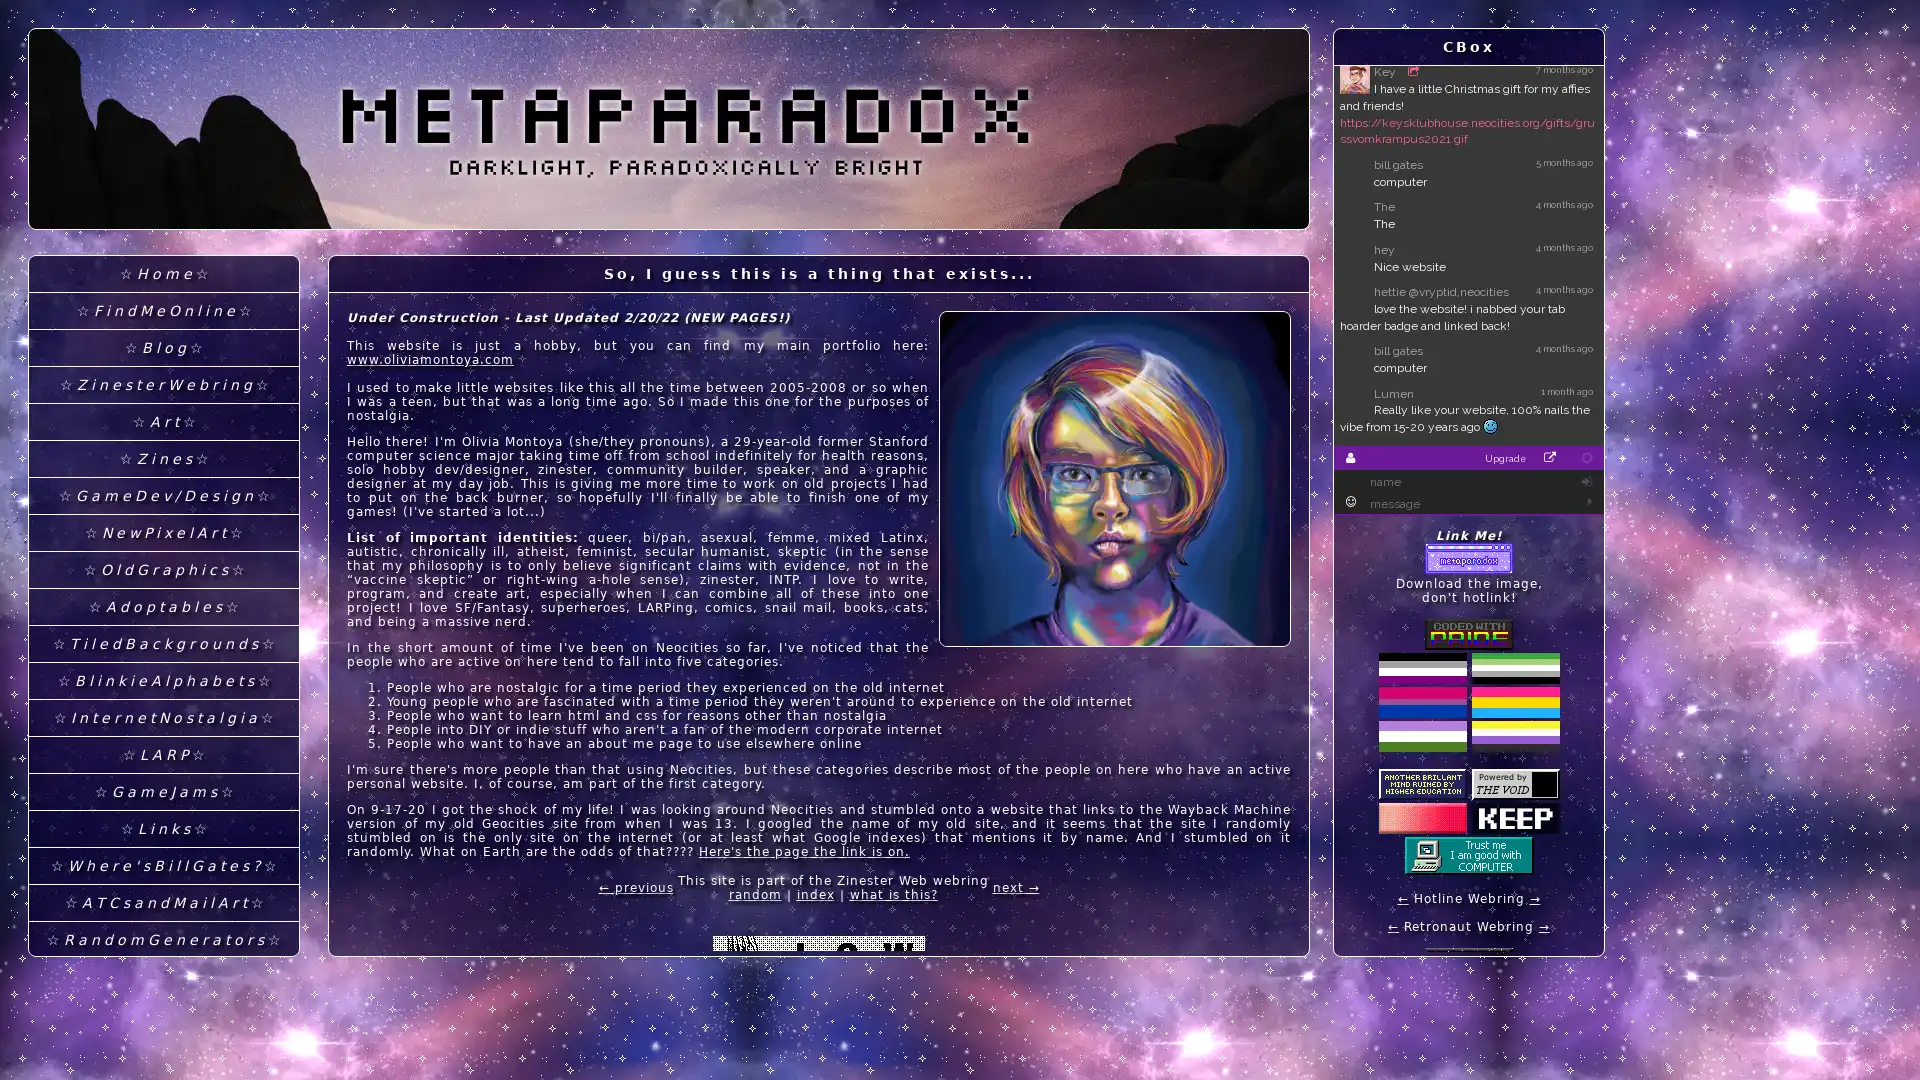 This screenshot has height=1080, width=1920. I want to click on G a m e J a m s, so click(163, 791).